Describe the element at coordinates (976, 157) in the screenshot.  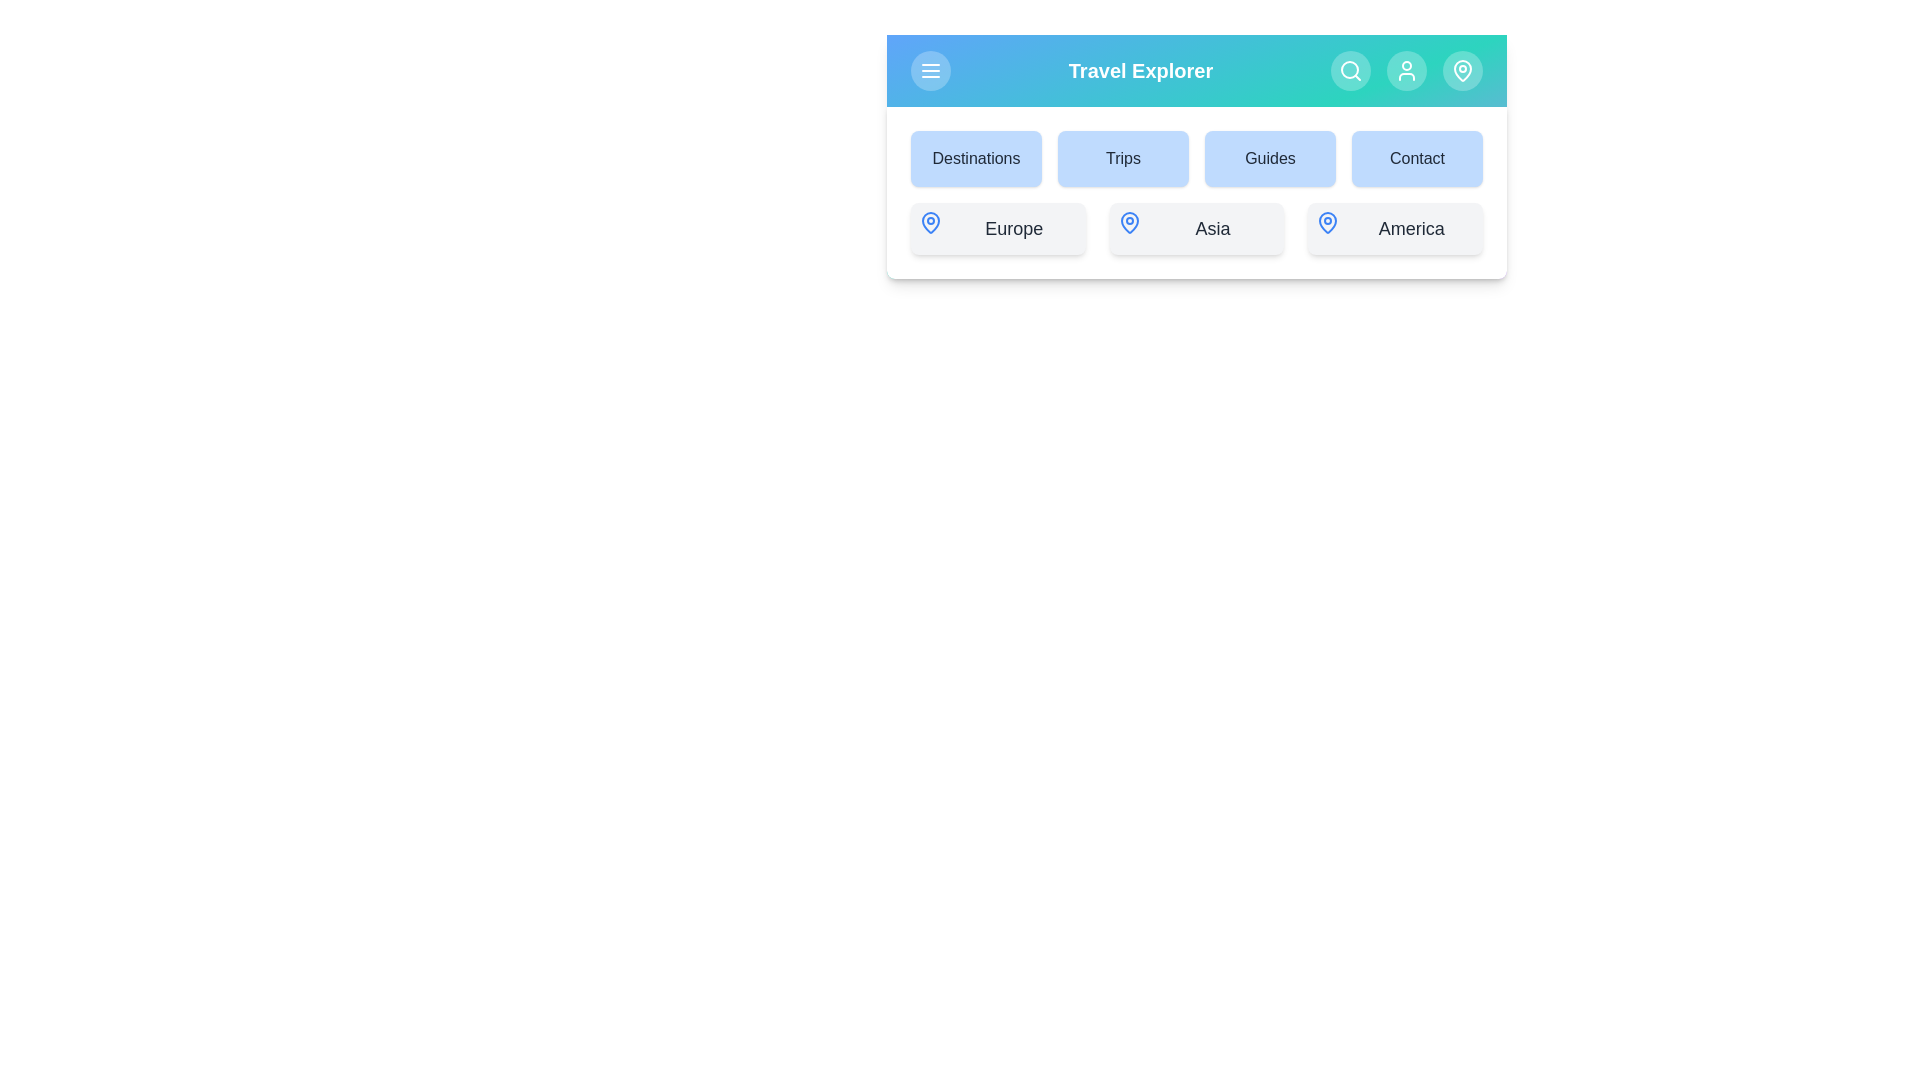
I see `the Destinations button in the navigation bar` at that location.